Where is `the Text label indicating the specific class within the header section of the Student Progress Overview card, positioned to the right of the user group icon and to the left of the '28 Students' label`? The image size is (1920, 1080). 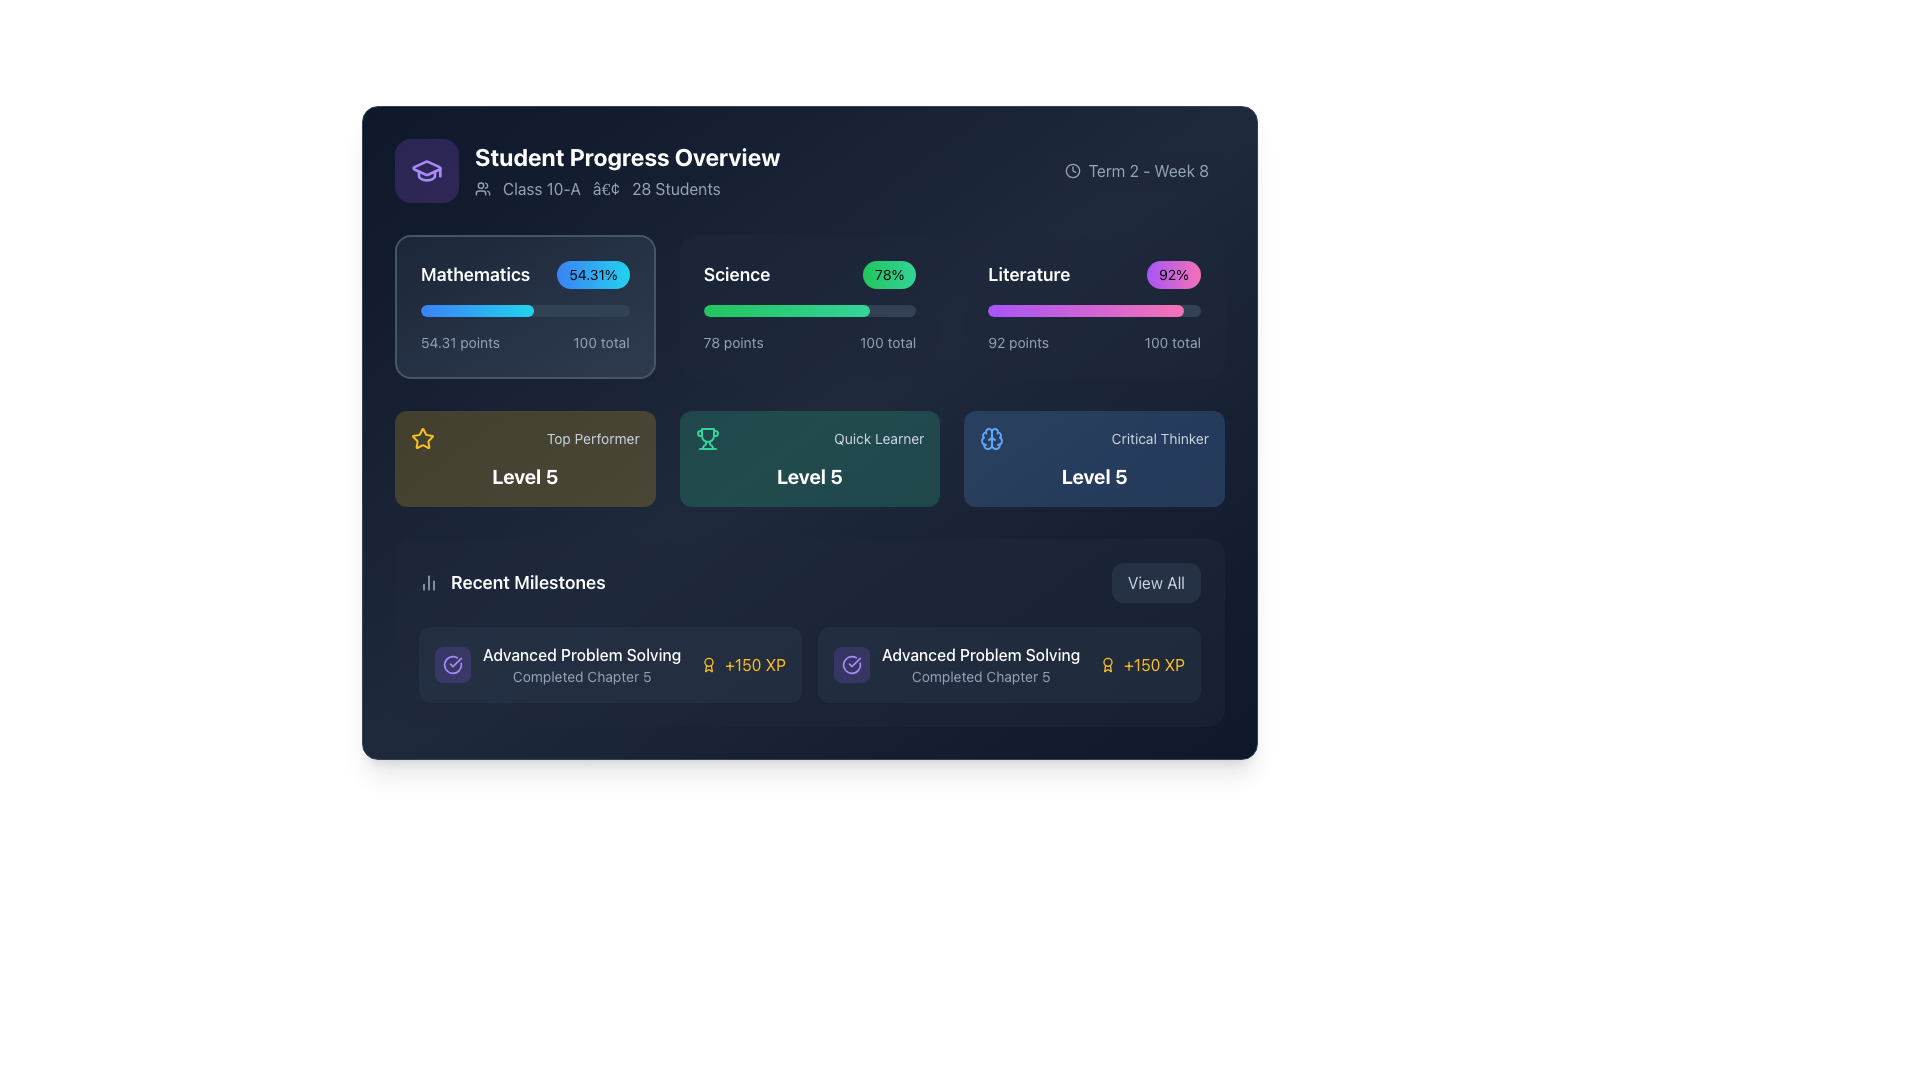
the Text label indicating the specific class within the header section of the Student Progress Overview card, positioned to the right of the user group icon and to the left of the '28 Students' label is located at coordinates (542, 189).